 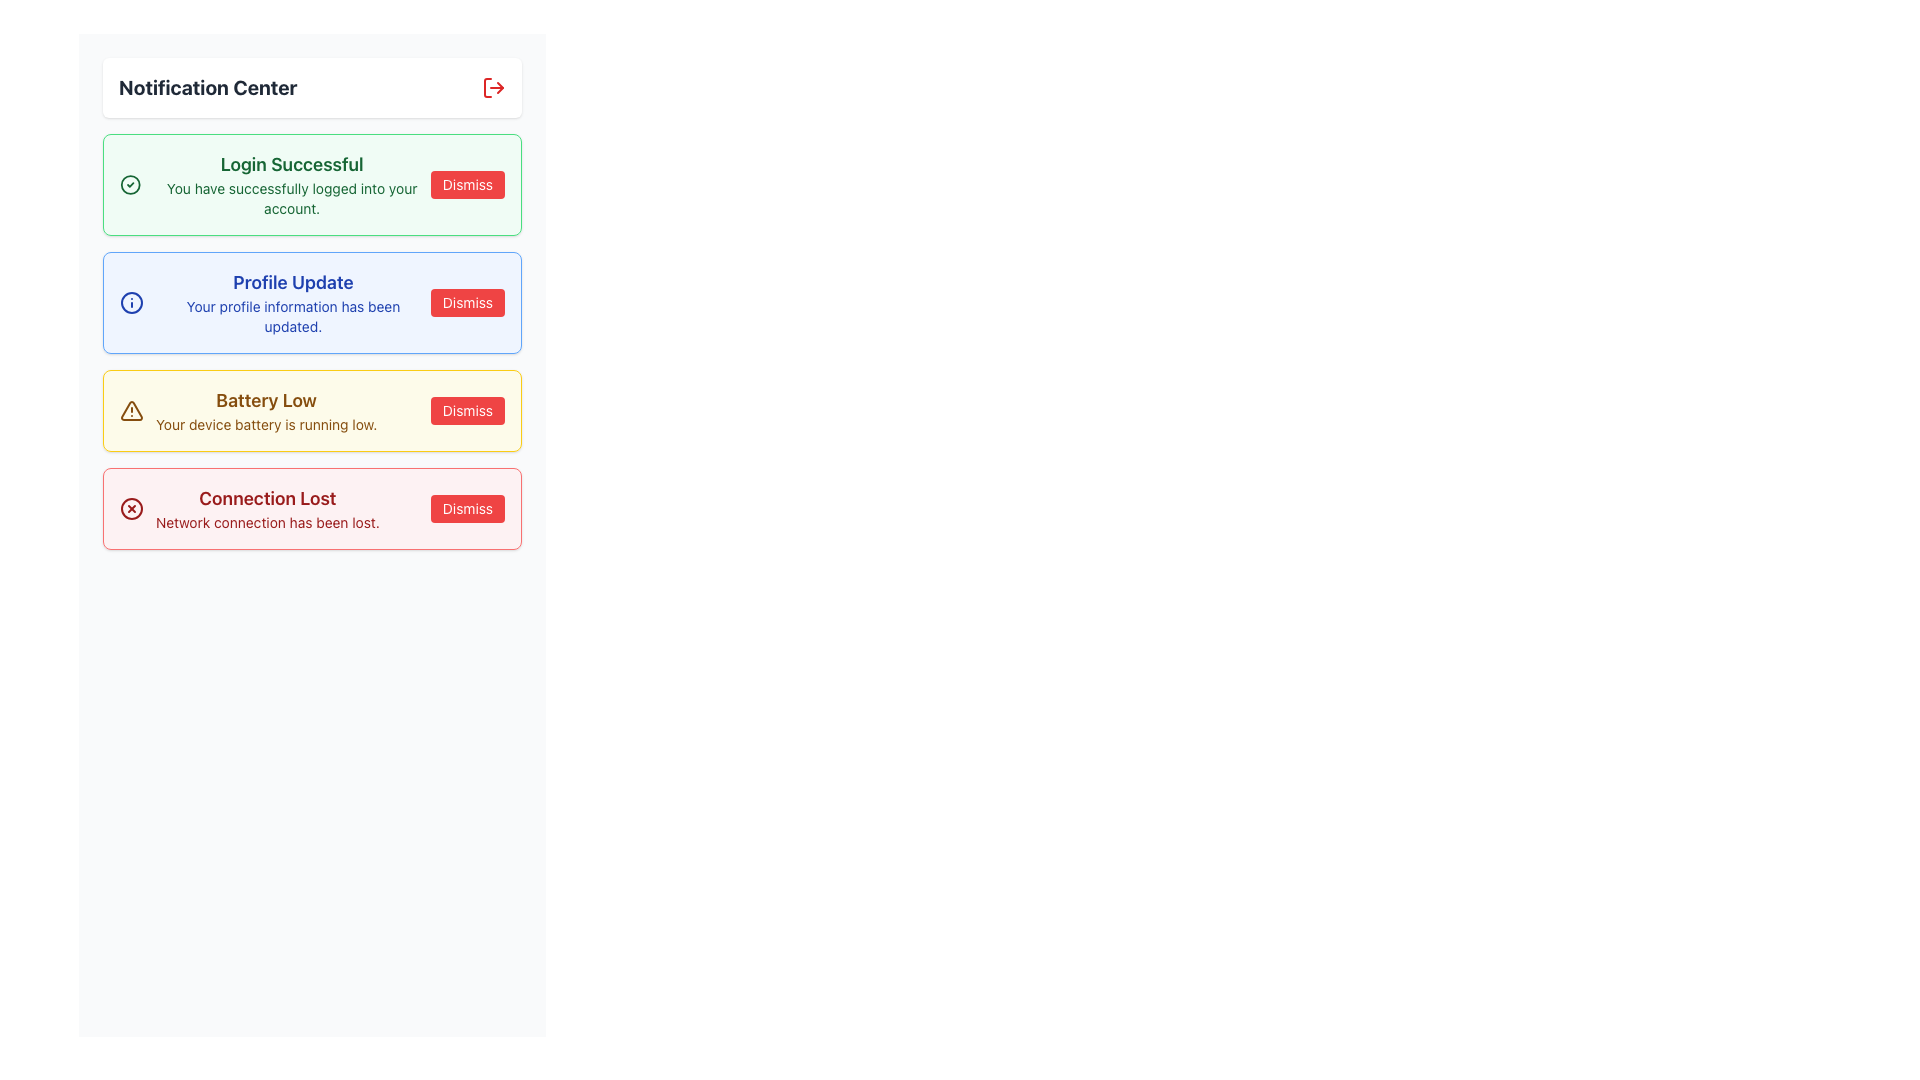 What do you see at coordinates (266, 508) in the screenshot?
I see `the text label indicating a lost network connection in the fourth notification card within the Notification Center` at bounding box center [266, 508].